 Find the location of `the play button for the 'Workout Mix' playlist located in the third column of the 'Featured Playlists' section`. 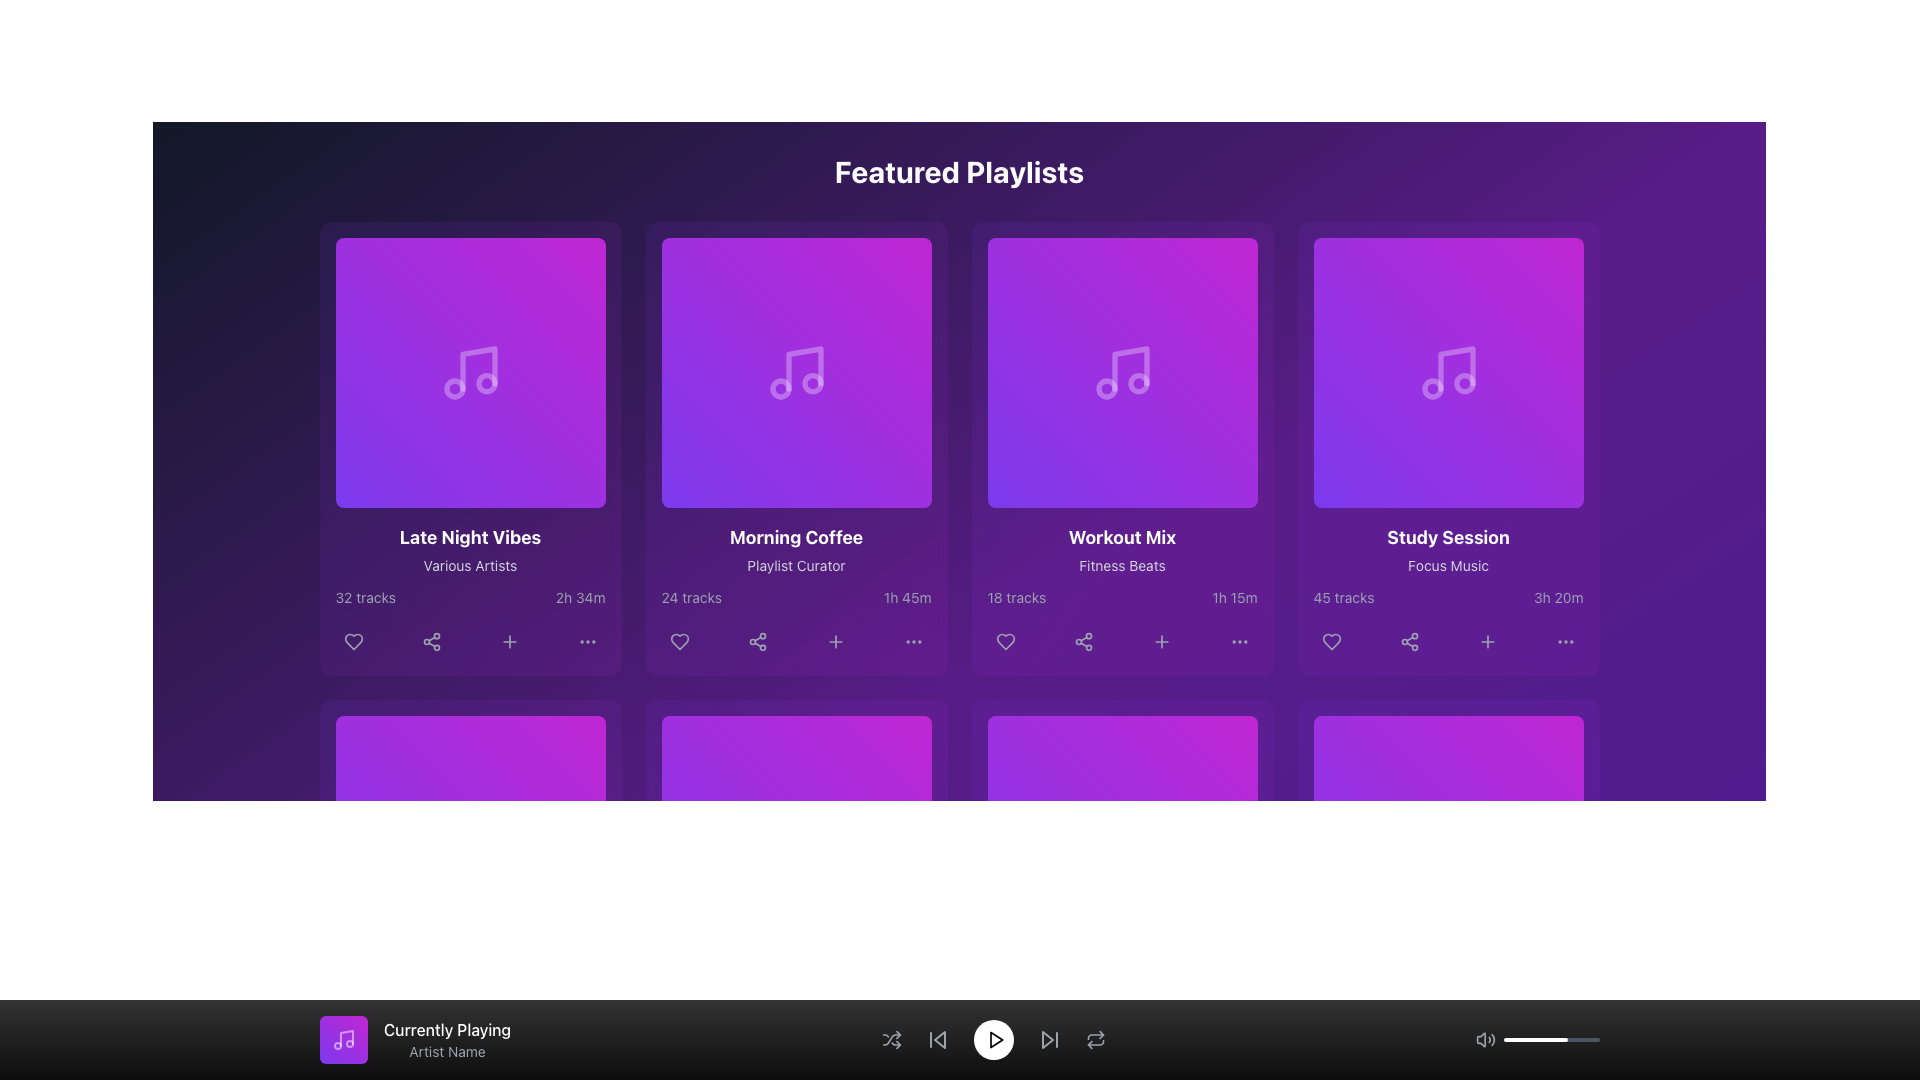

the play button for the 'Workout Mix' playlist located in the third column of the 'Featured Playlists' section is located at coordinates (1124, 373).